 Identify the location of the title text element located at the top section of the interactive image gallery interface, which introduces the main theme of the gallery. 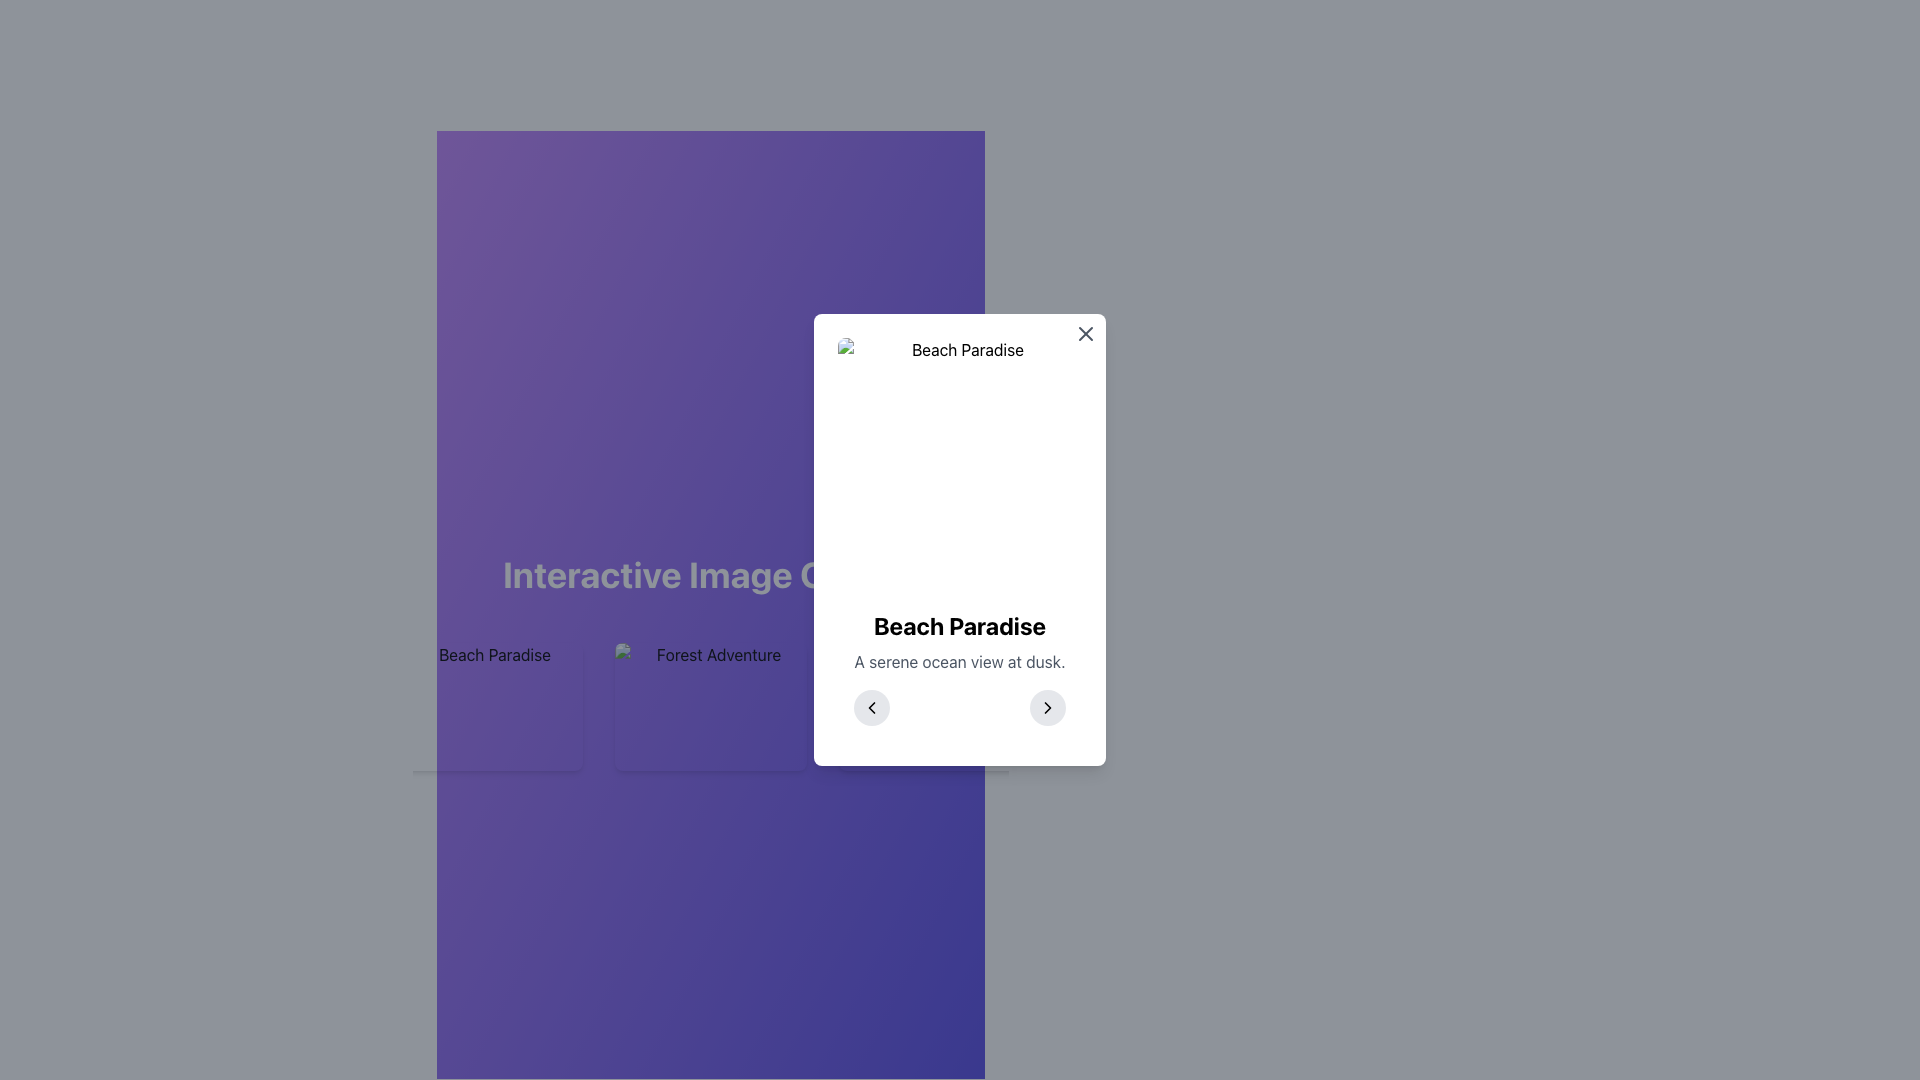
(710, 574).